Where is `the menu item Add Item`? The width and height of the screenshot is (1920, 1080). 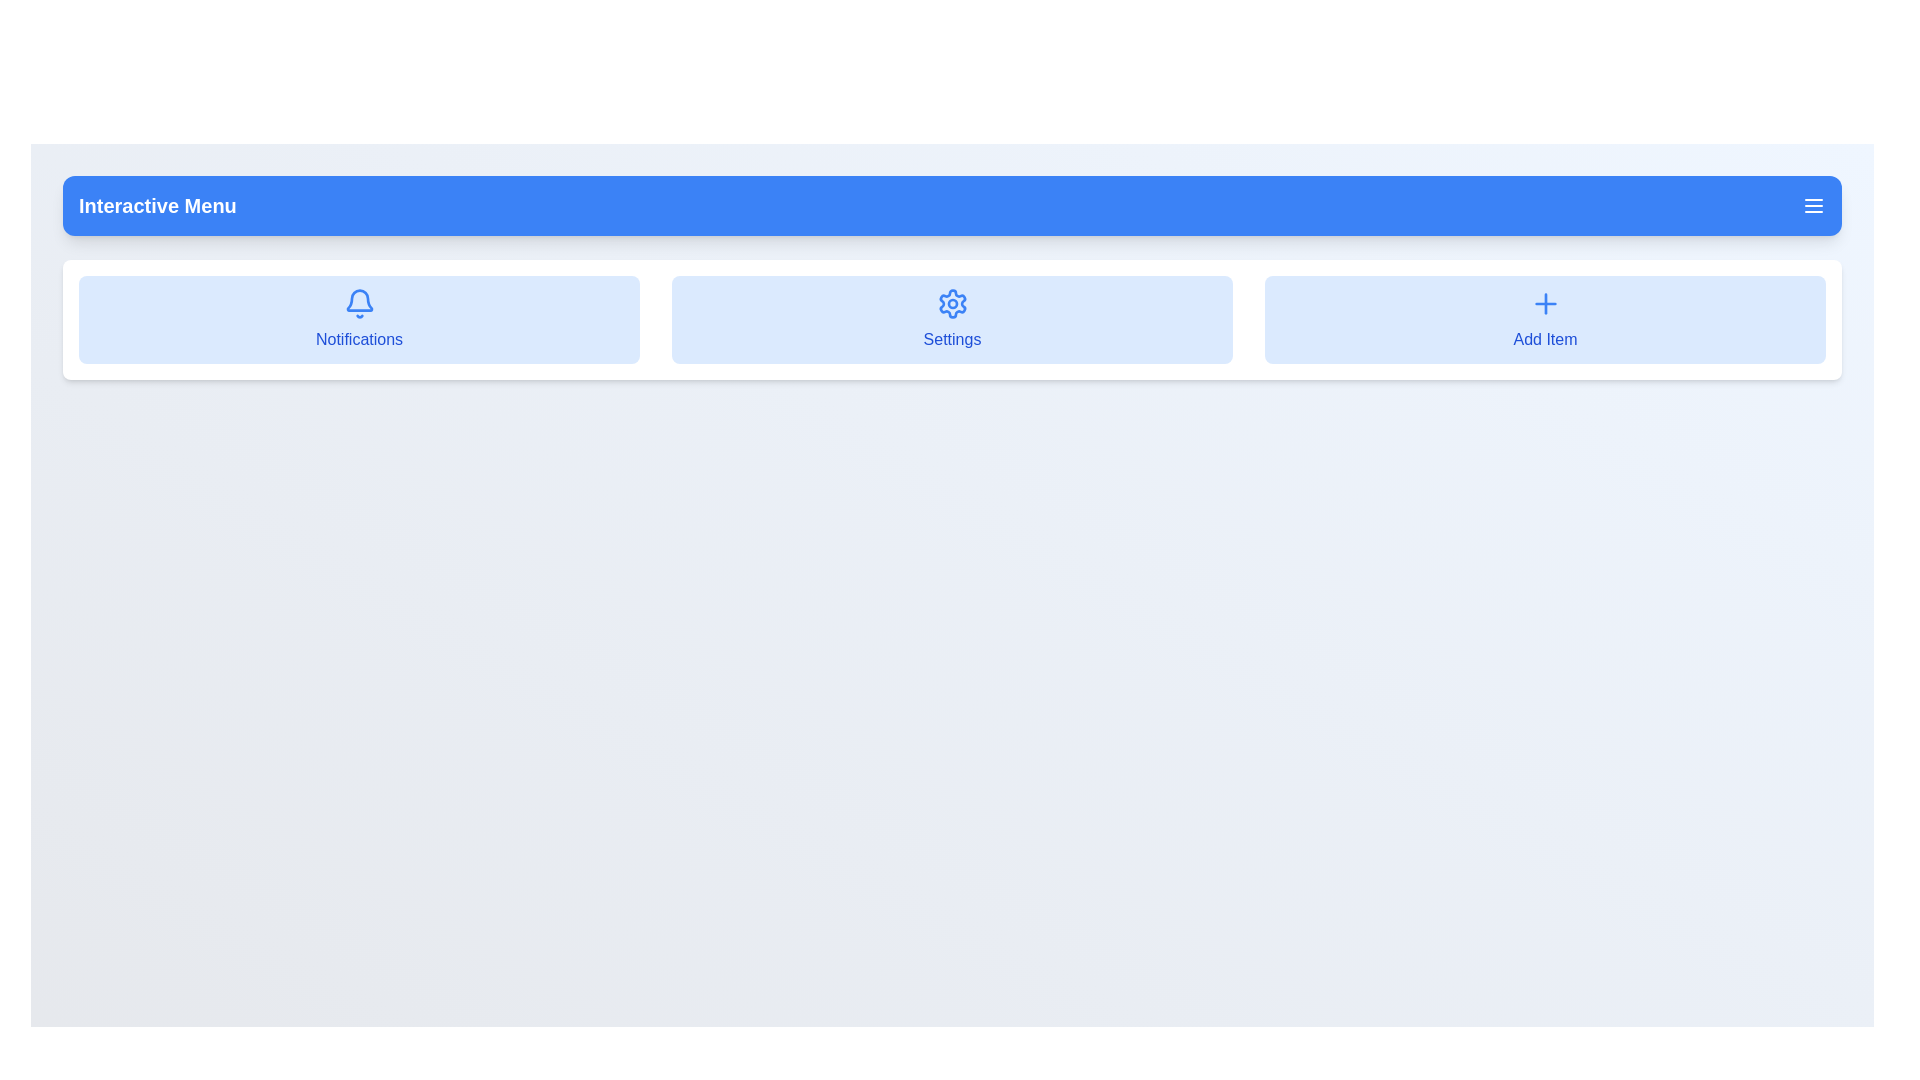
the menu item Add Item is located at coordinates (1544, 319).